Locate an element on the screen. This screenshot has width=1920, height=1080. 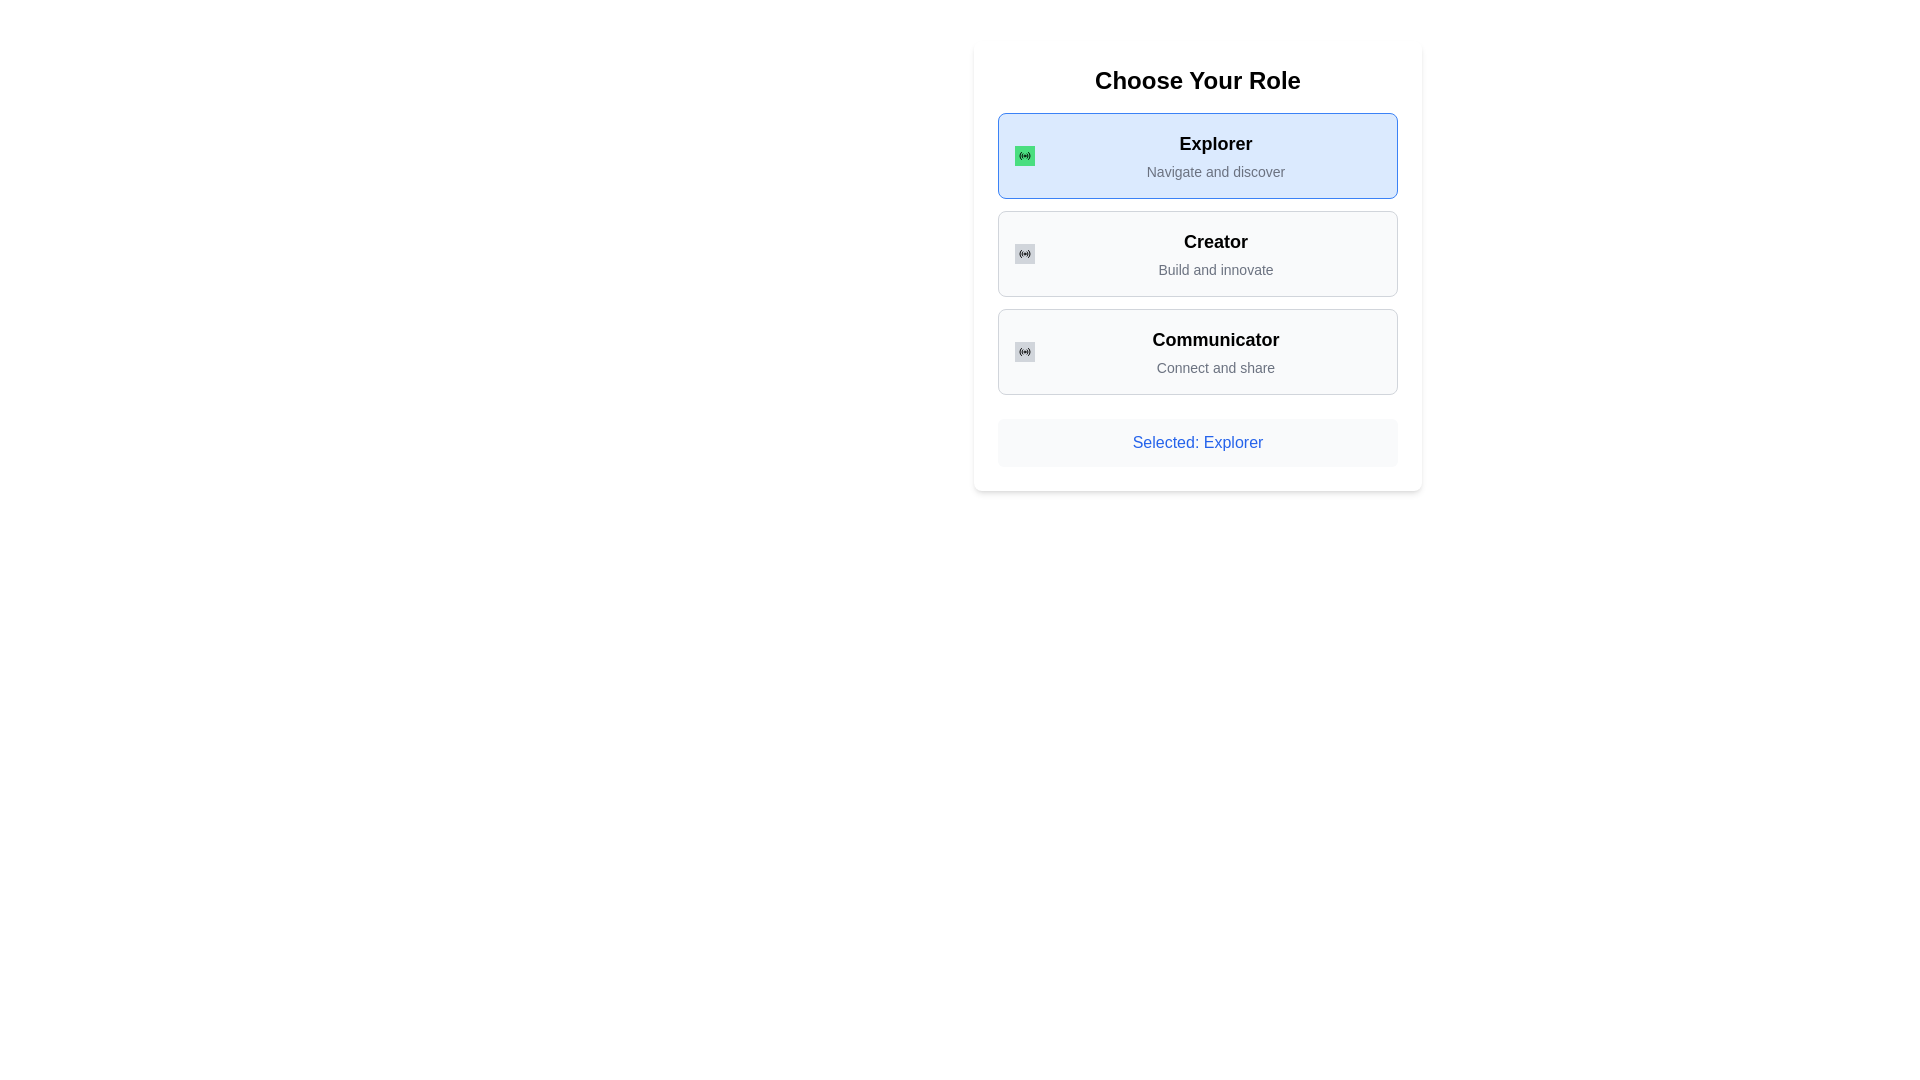
the 'Communicator' icon in the 'Choose Your Role' section of the interface, which is located to the left of the title and subtitle texts is located at coordinates (1025, 350).